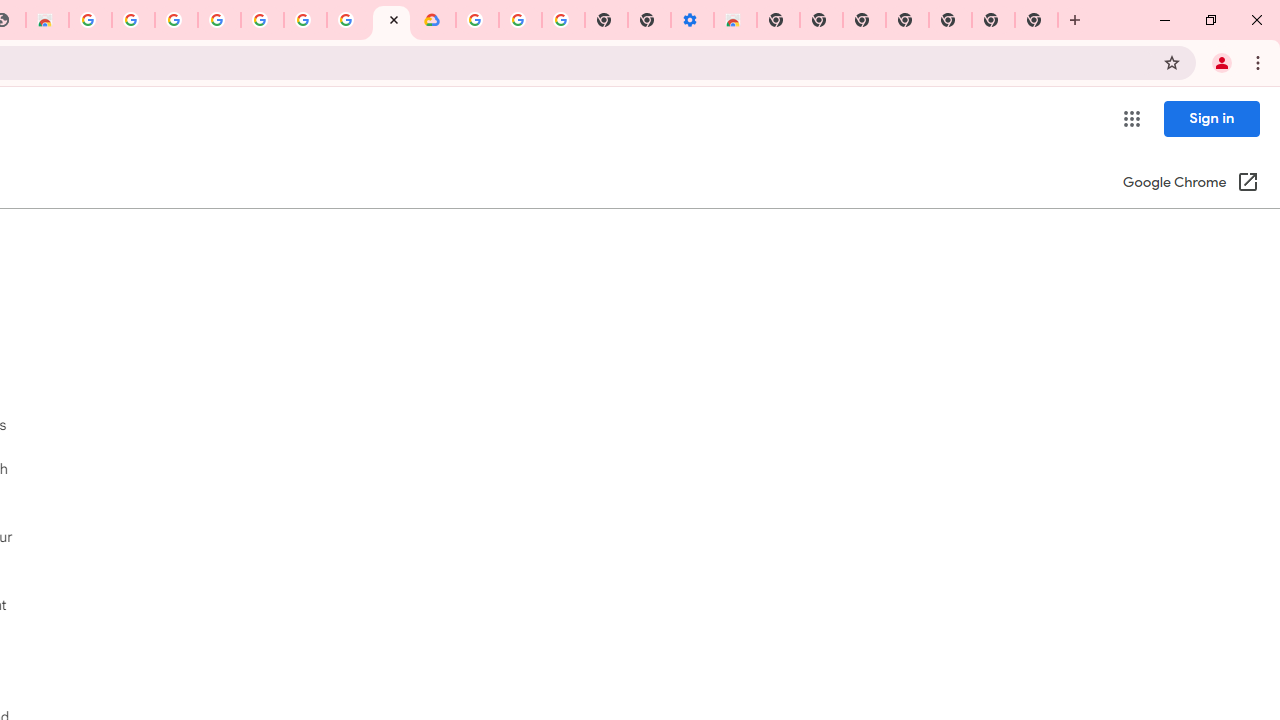 This screenshot has height=720, width=1280. I want to click on 'Settings - Accessibility', so click(692, 20).